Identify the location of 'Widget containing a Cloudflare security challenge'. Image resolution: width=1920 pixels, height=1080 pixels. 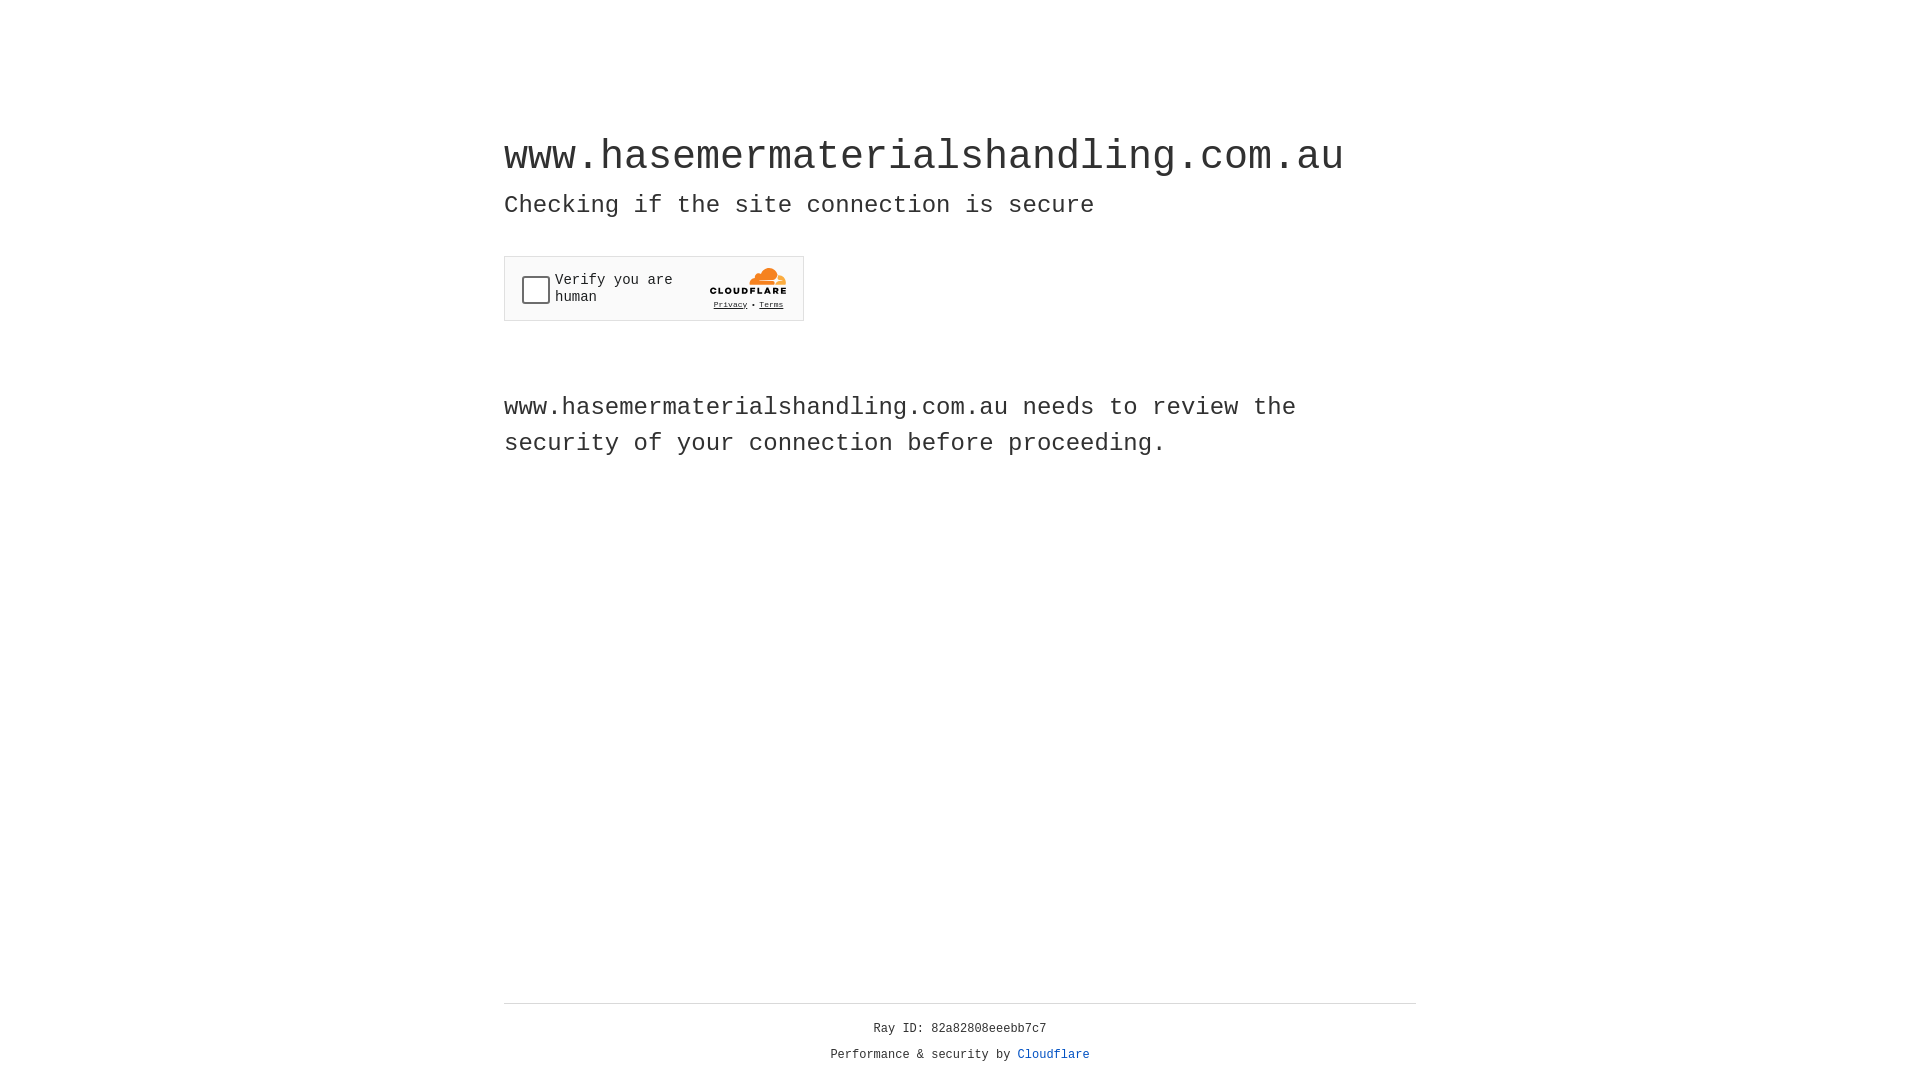
(653, 288).